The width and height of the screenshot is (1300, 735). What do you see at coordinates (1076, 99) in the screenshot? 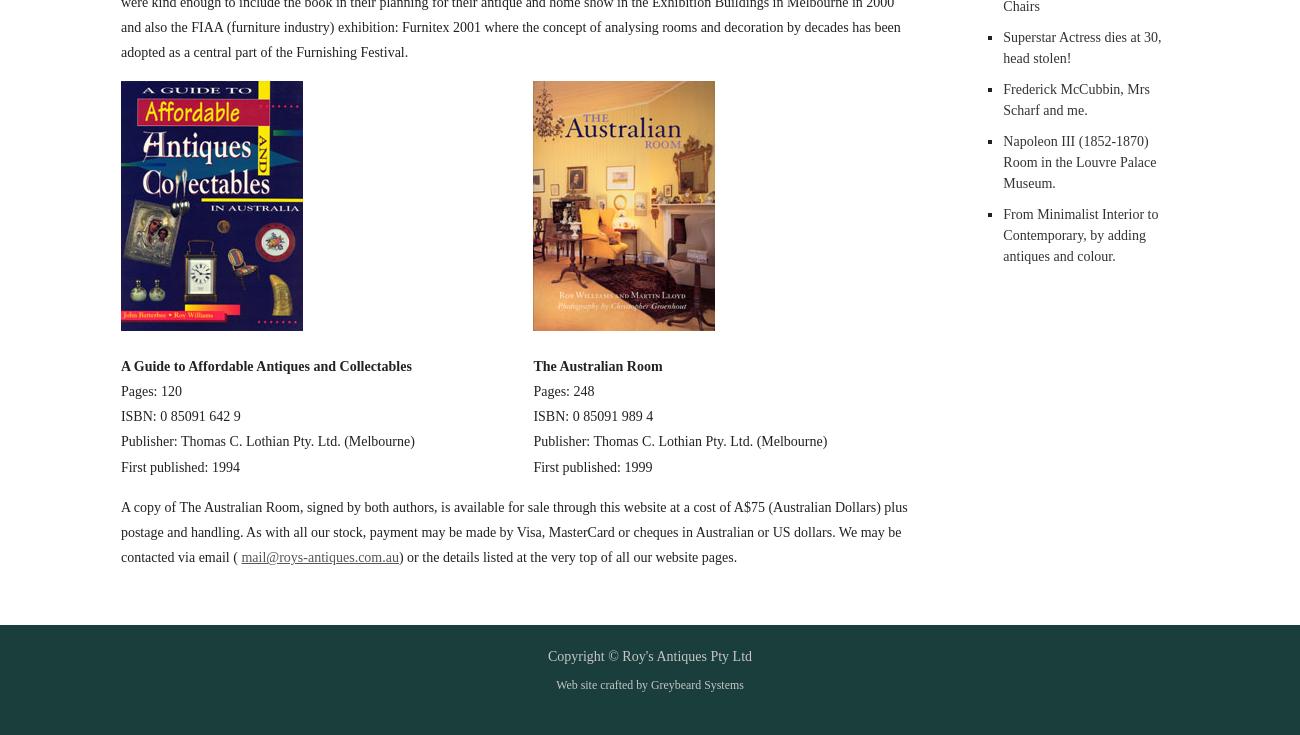
I see `'Frederick  McCubbin, Mrs Scharf and me.'` at bounding box center [1076, 99].